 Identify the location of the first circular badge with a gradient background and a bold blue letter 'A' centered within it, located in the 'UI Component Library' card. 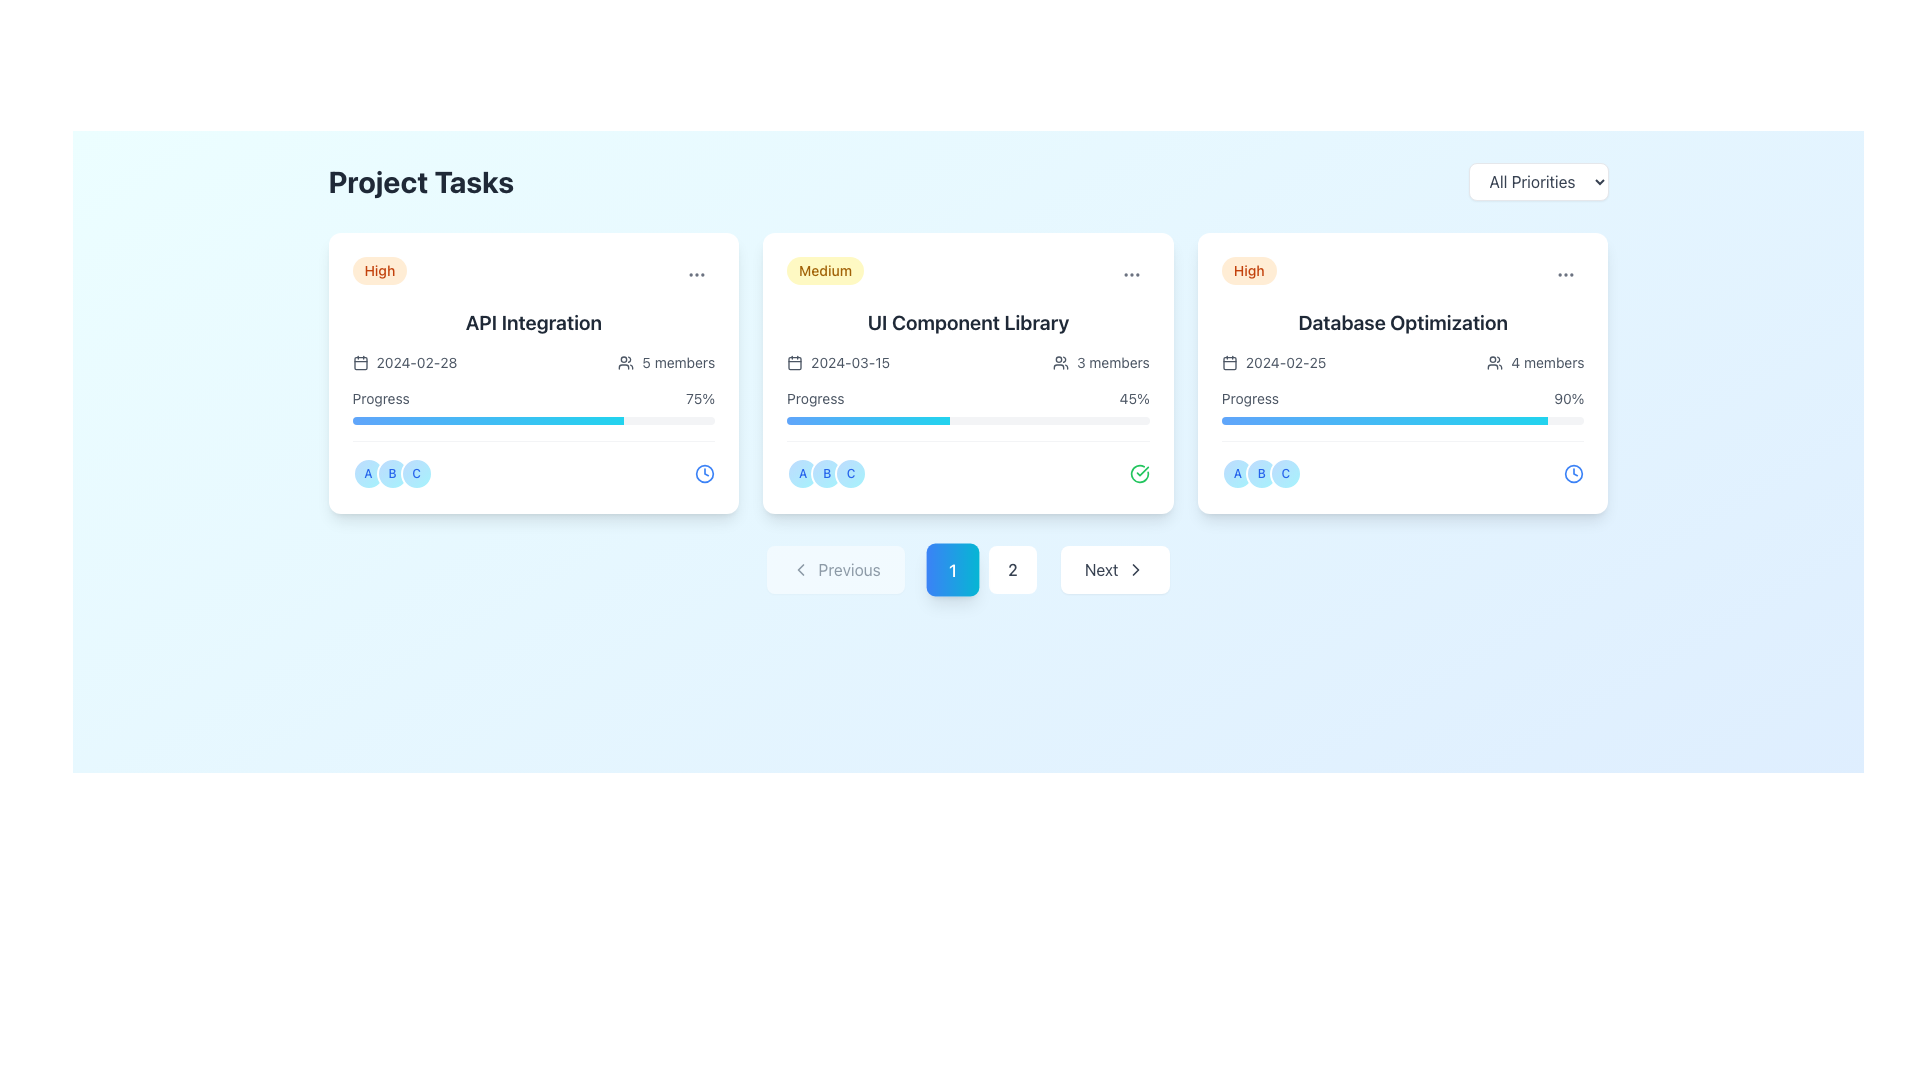
(803, 474).